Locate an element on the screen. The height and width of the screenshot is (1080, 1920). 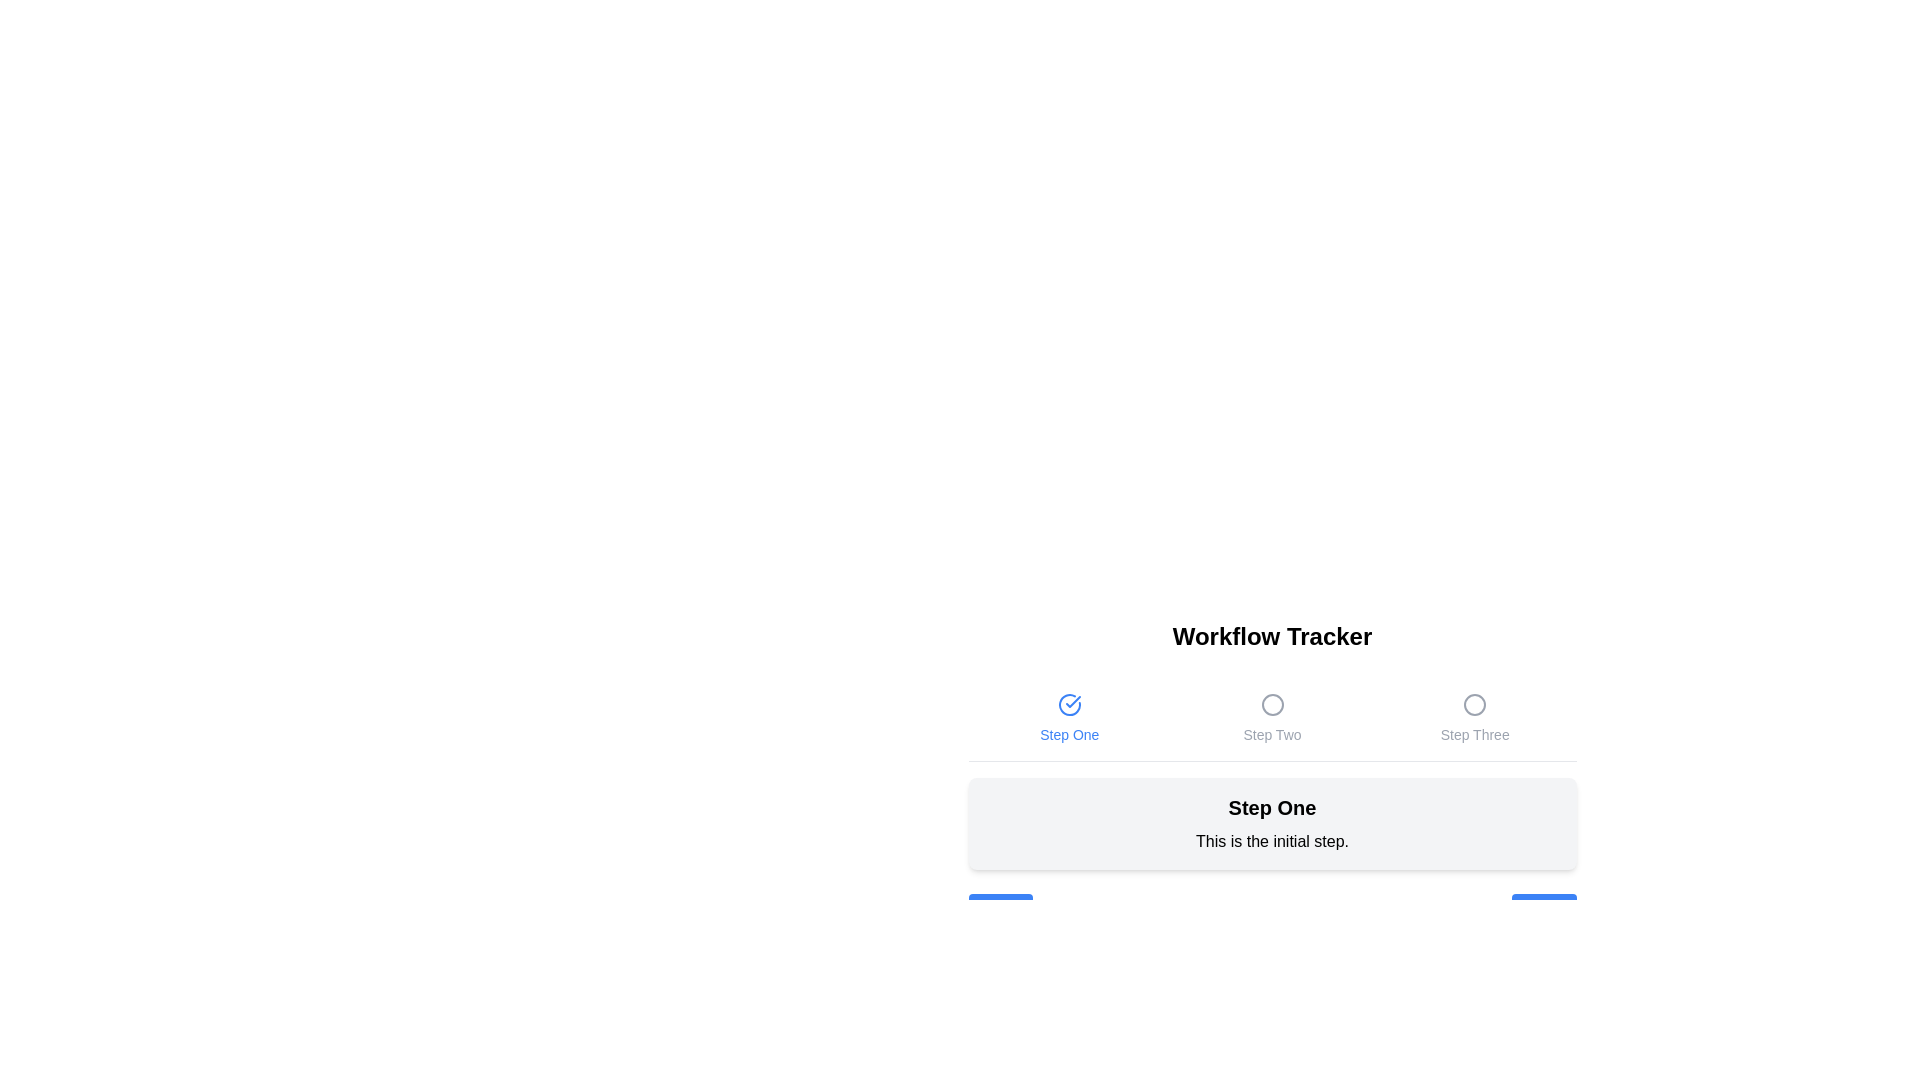
the static step indicator component for 'Step Two' is located at coordinates (1271, 717).